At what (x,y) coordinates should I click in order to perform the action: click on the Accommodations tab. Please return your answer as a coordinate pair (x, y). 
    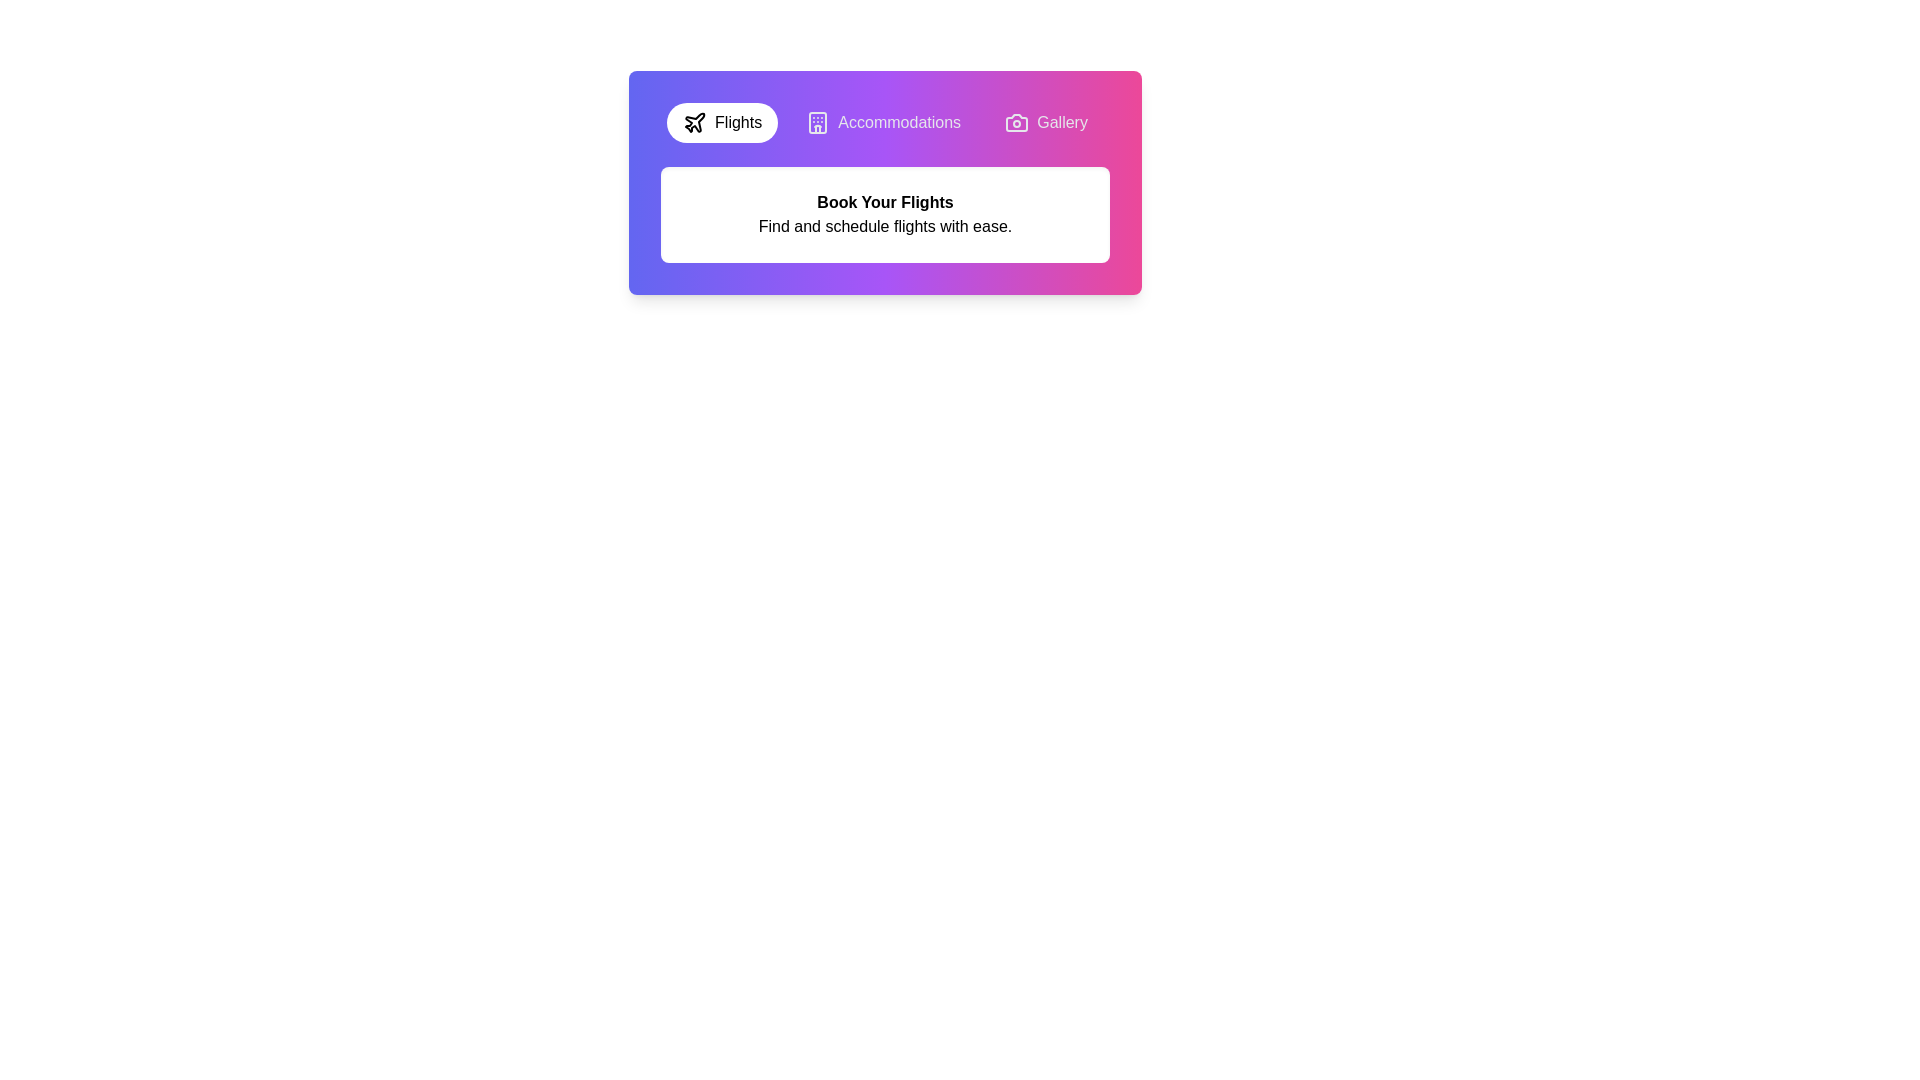
    Looking at the image, I should click on (882, 123).